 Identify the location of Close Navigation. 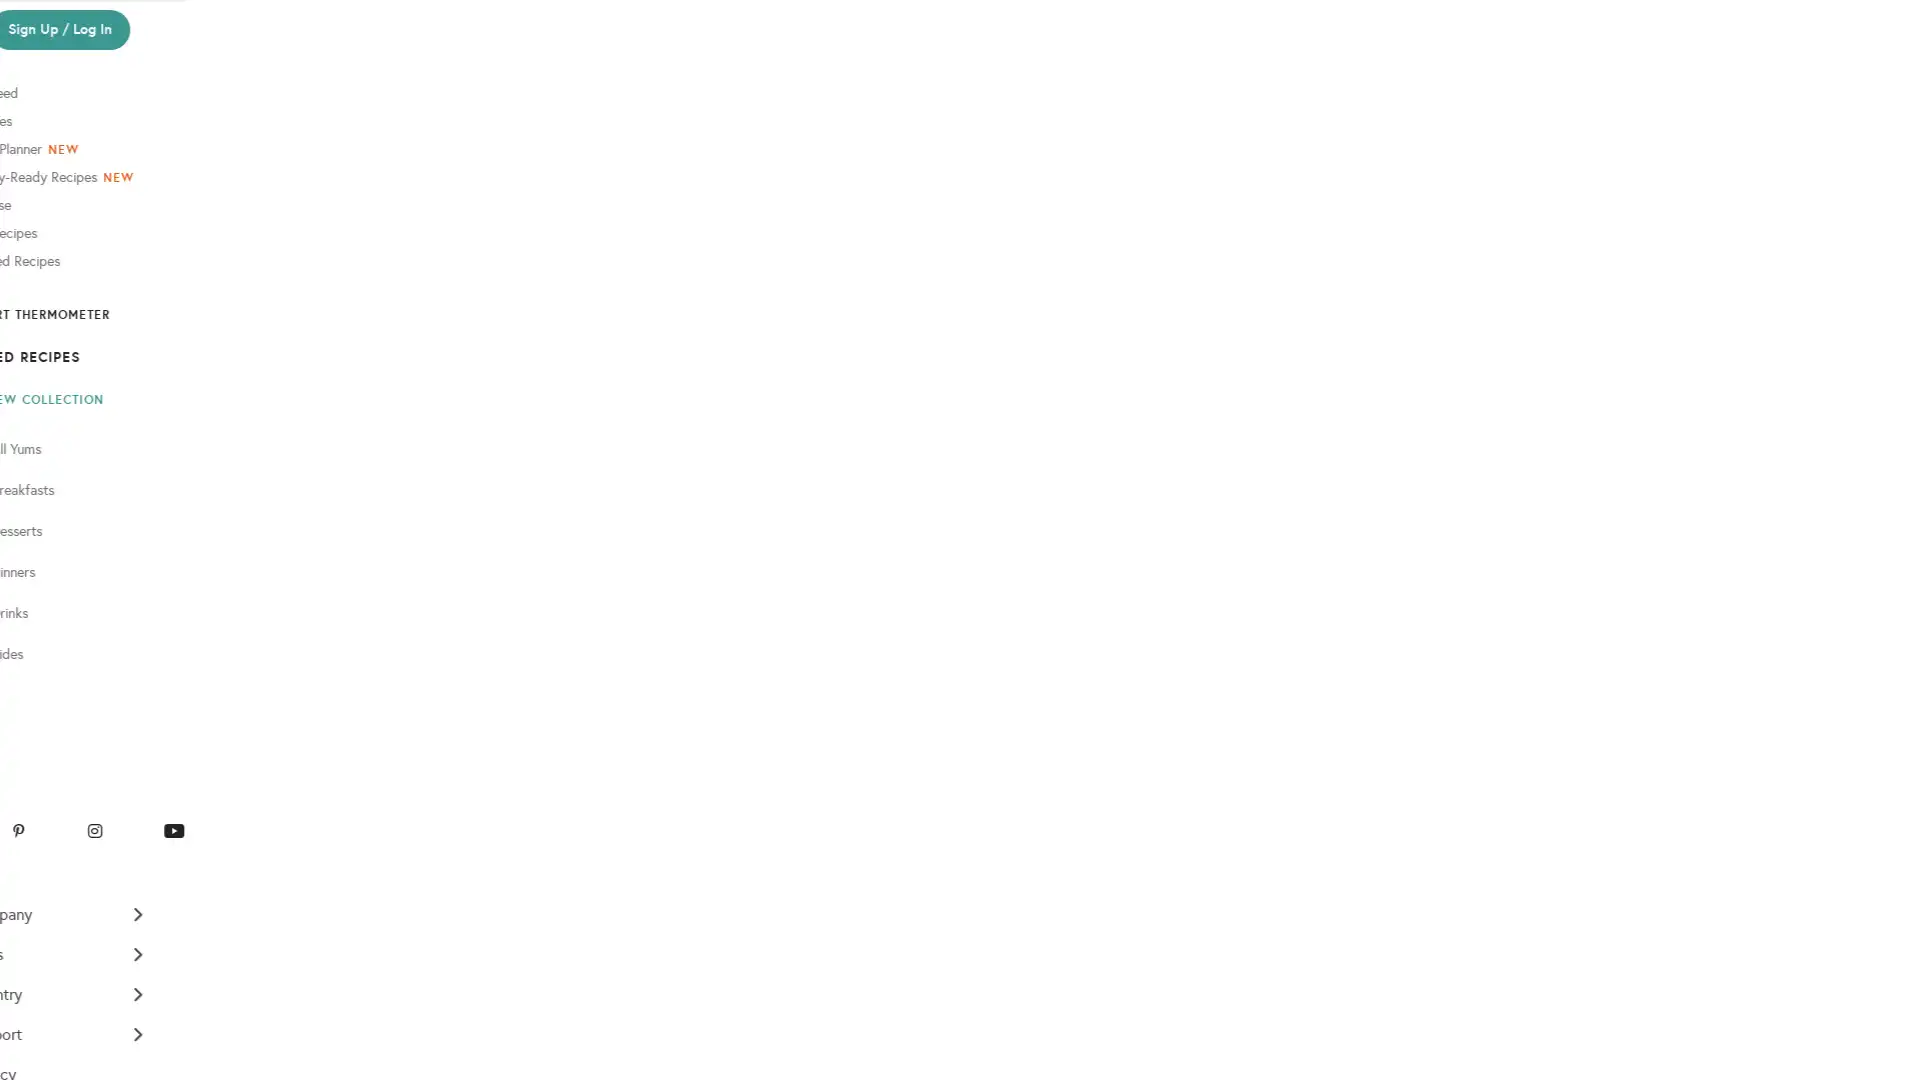
(192, 23).